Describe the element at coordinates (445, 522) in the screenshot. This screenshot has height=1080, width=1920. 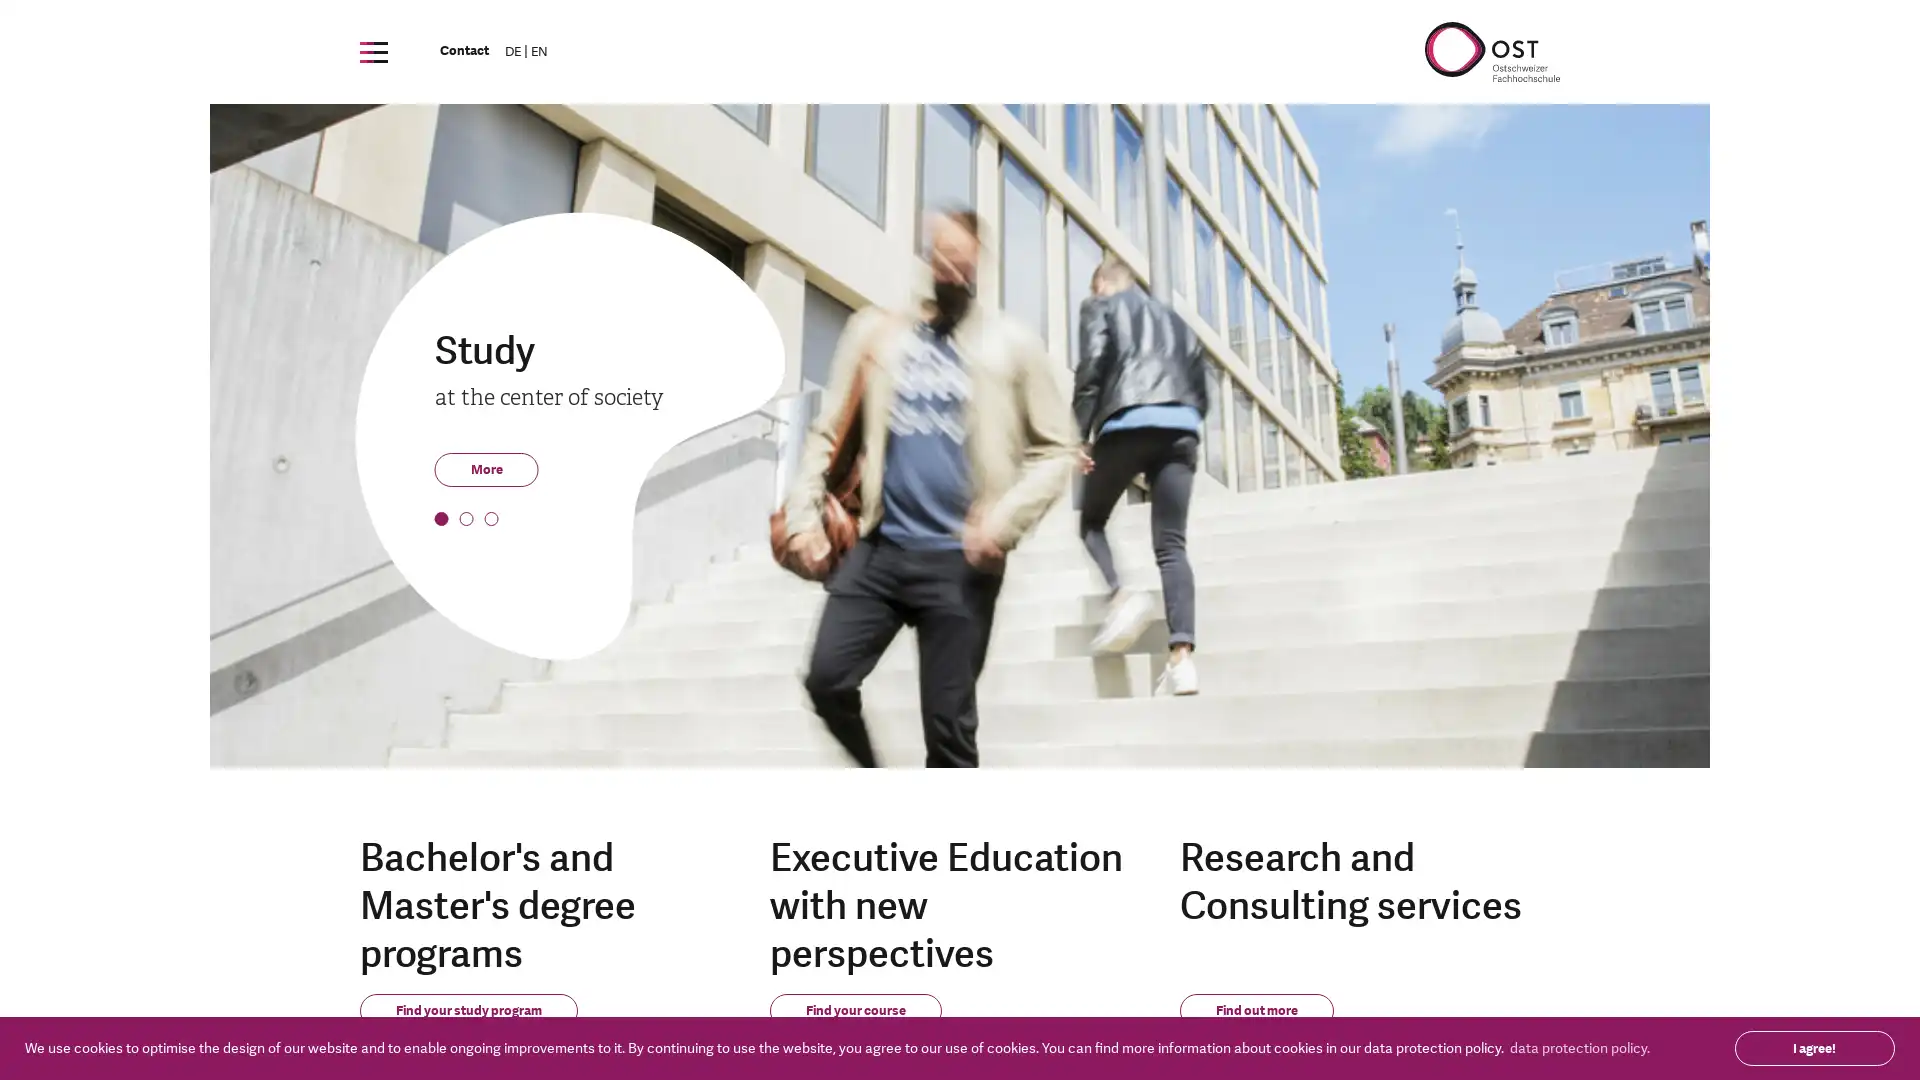
I see `1` at that location.